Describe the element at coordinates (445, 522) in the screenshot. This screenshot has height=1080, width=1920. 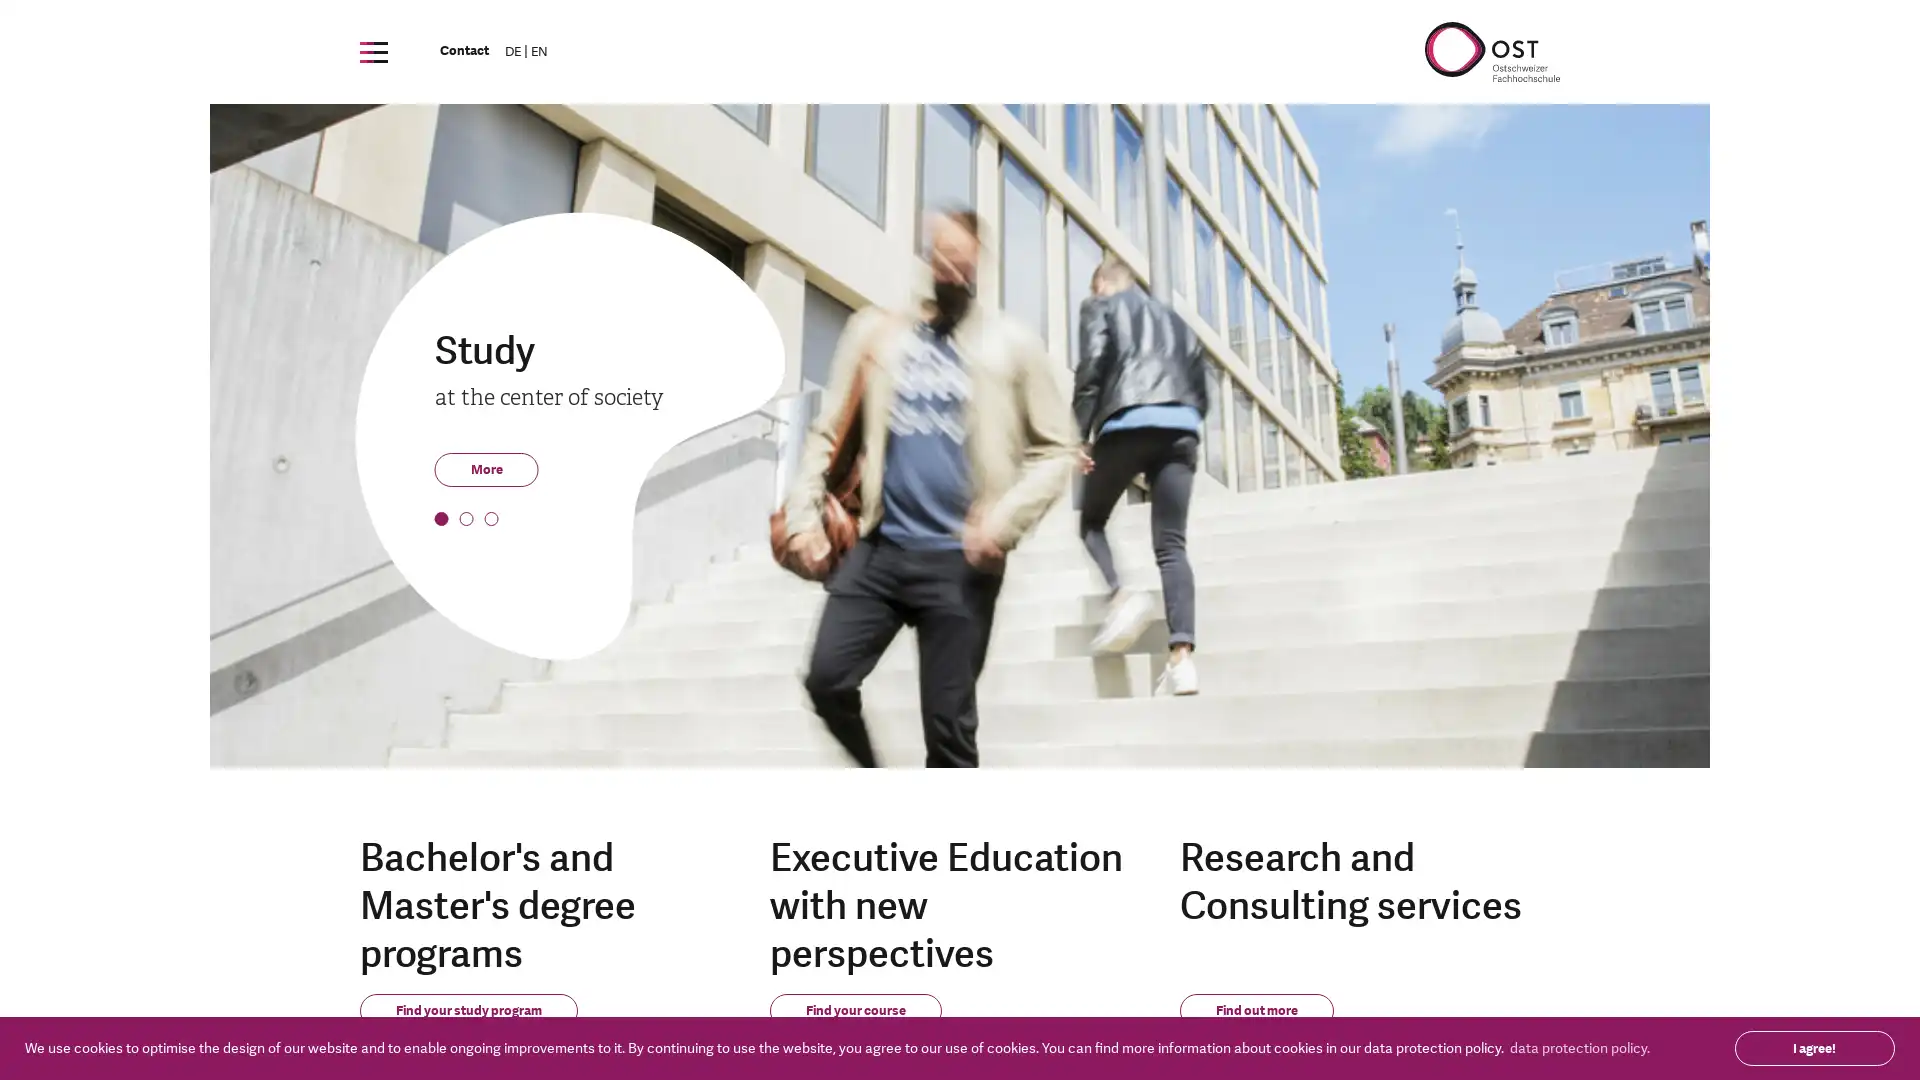
I see `1` at that location.